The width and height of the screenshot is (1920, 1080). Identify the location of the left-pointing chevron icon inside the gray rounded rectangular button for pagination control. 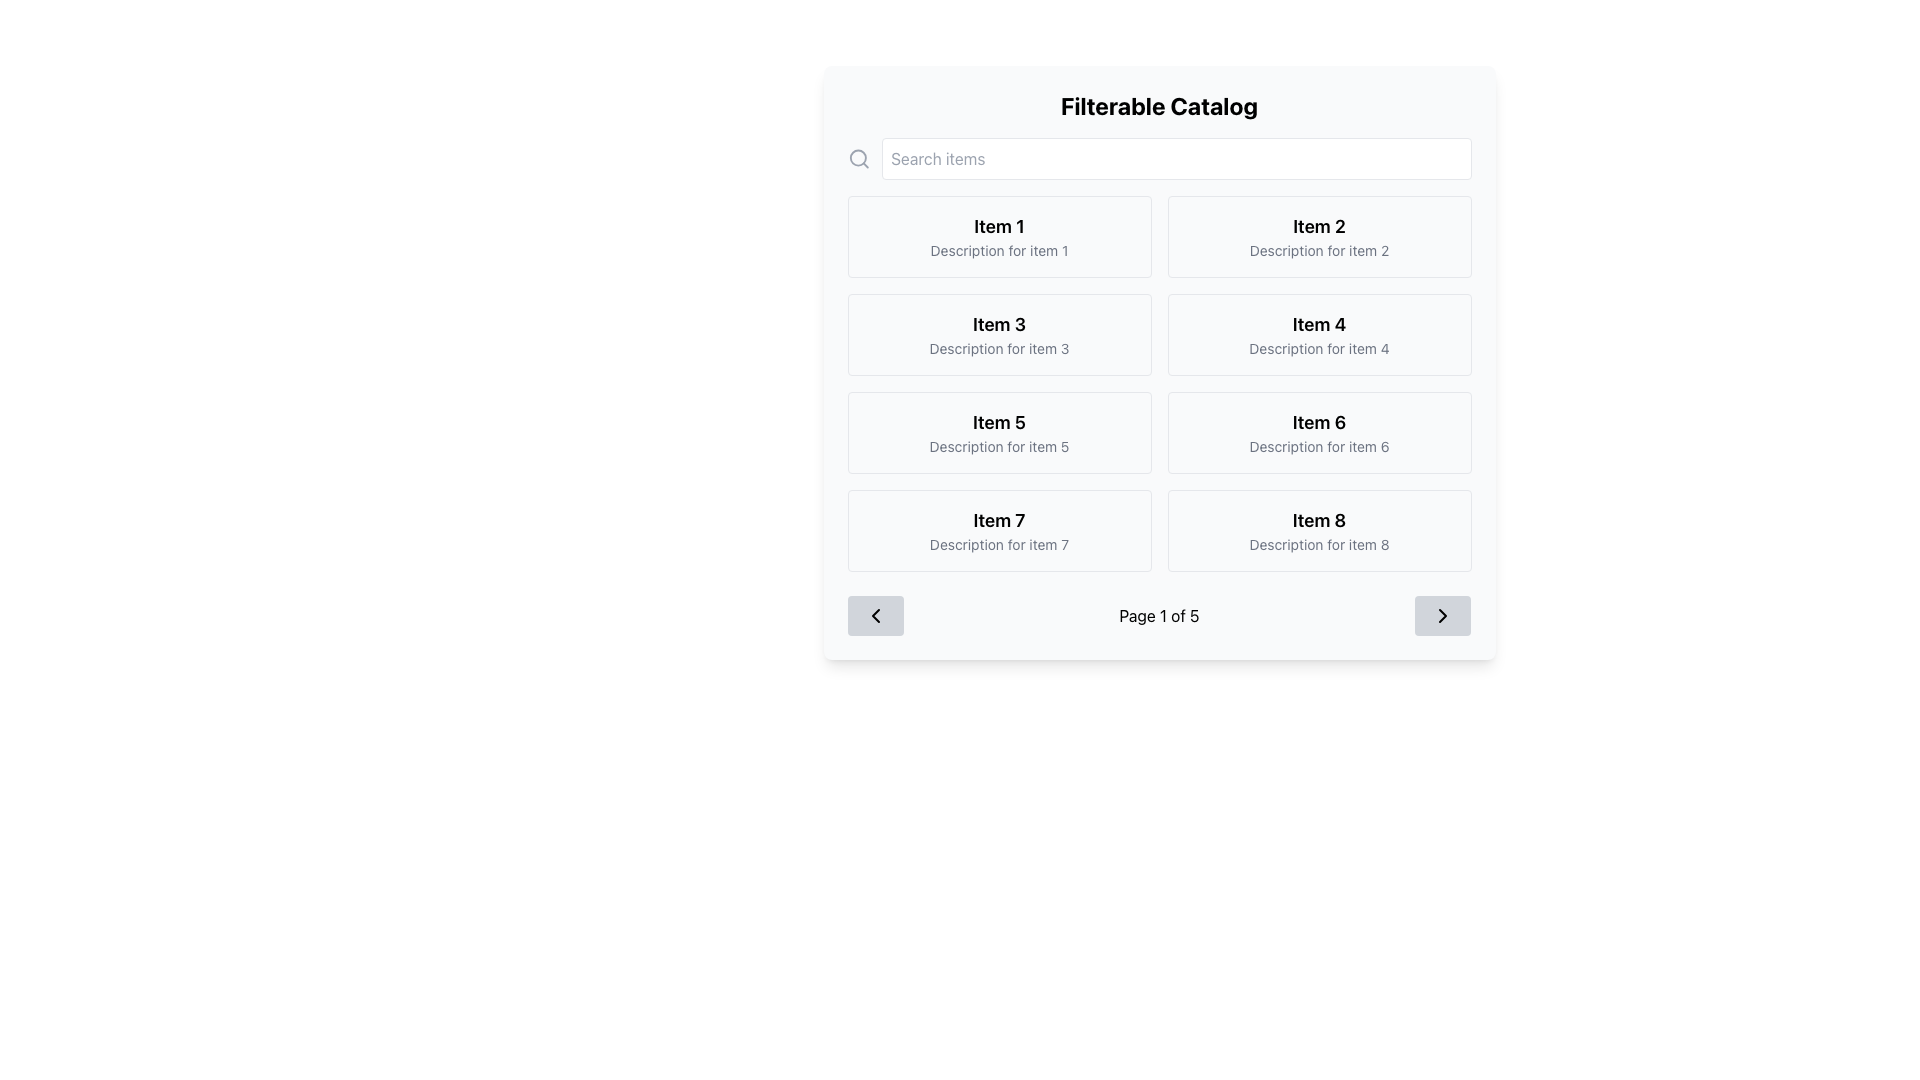
(875, 615).